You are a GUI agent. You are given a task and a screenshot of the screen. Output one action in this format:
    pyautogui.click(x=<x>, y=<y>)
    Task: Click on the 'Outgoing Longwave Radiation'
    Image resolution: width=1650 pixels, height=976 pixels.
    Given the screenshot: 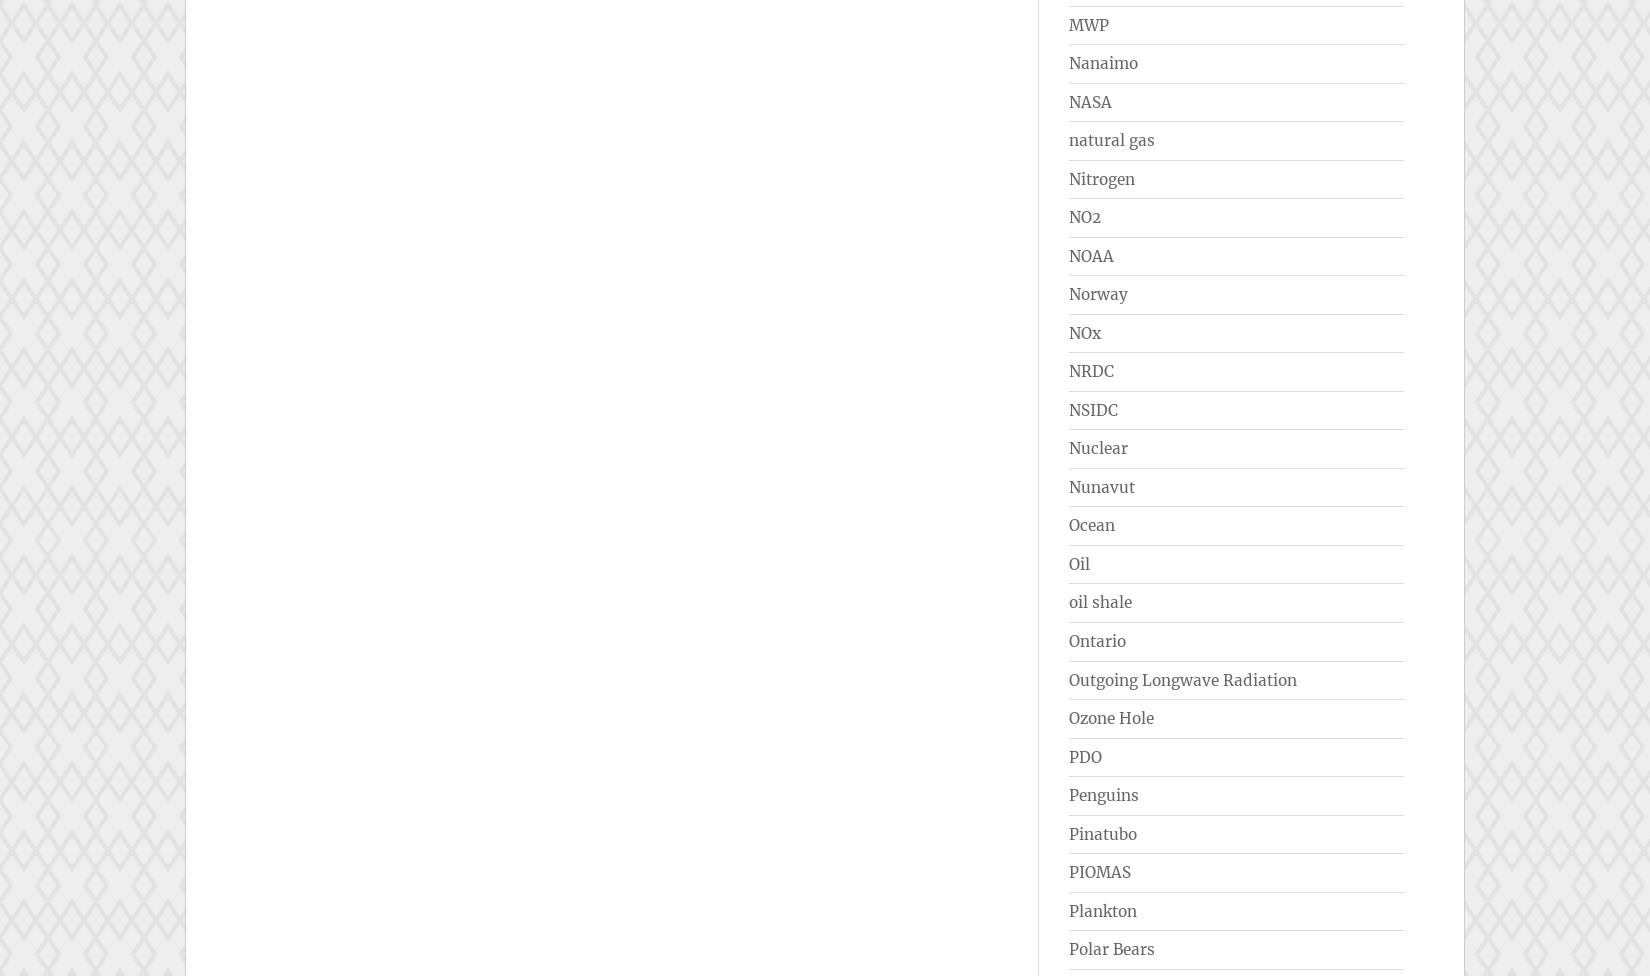 What is the action you would take?
    pyautogui.click(x=1183, y=678)
    